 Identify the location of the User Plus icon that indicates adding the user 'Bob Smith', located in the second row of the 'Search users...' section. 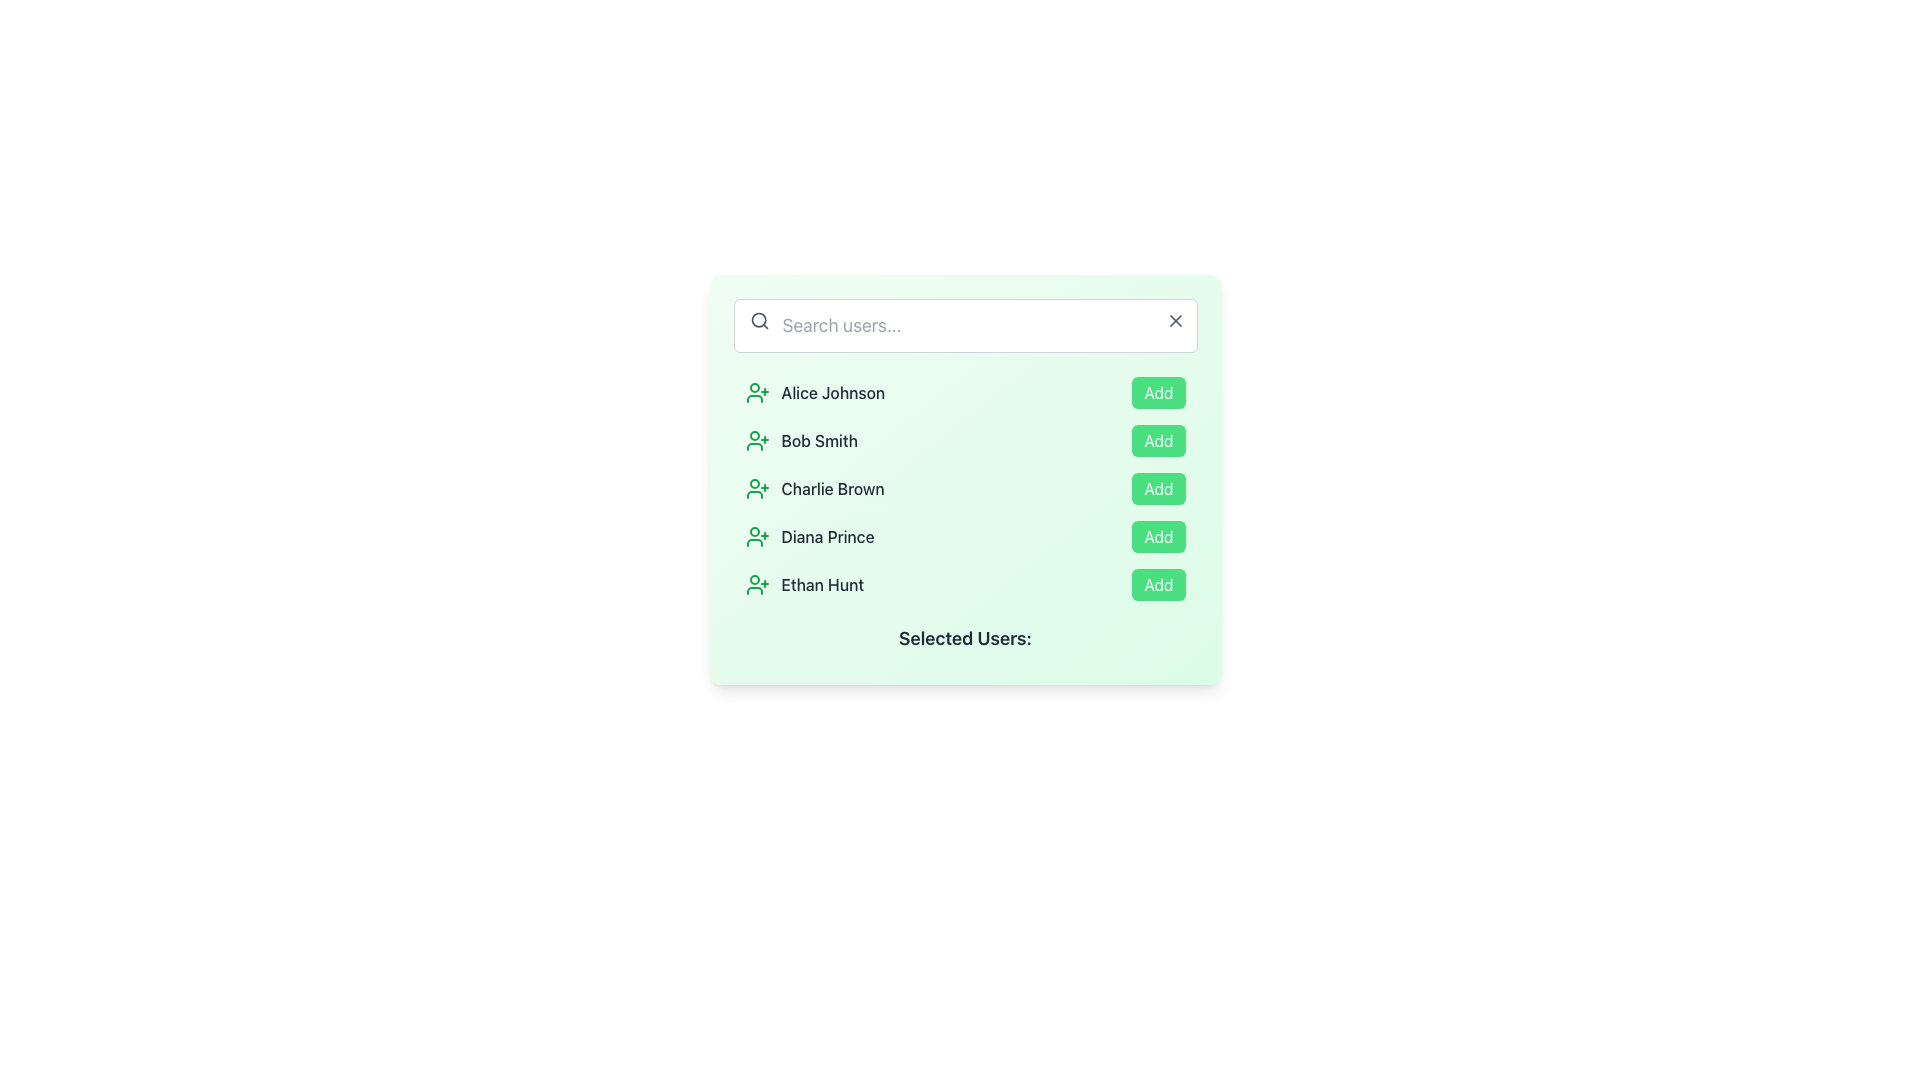
(756, 439).